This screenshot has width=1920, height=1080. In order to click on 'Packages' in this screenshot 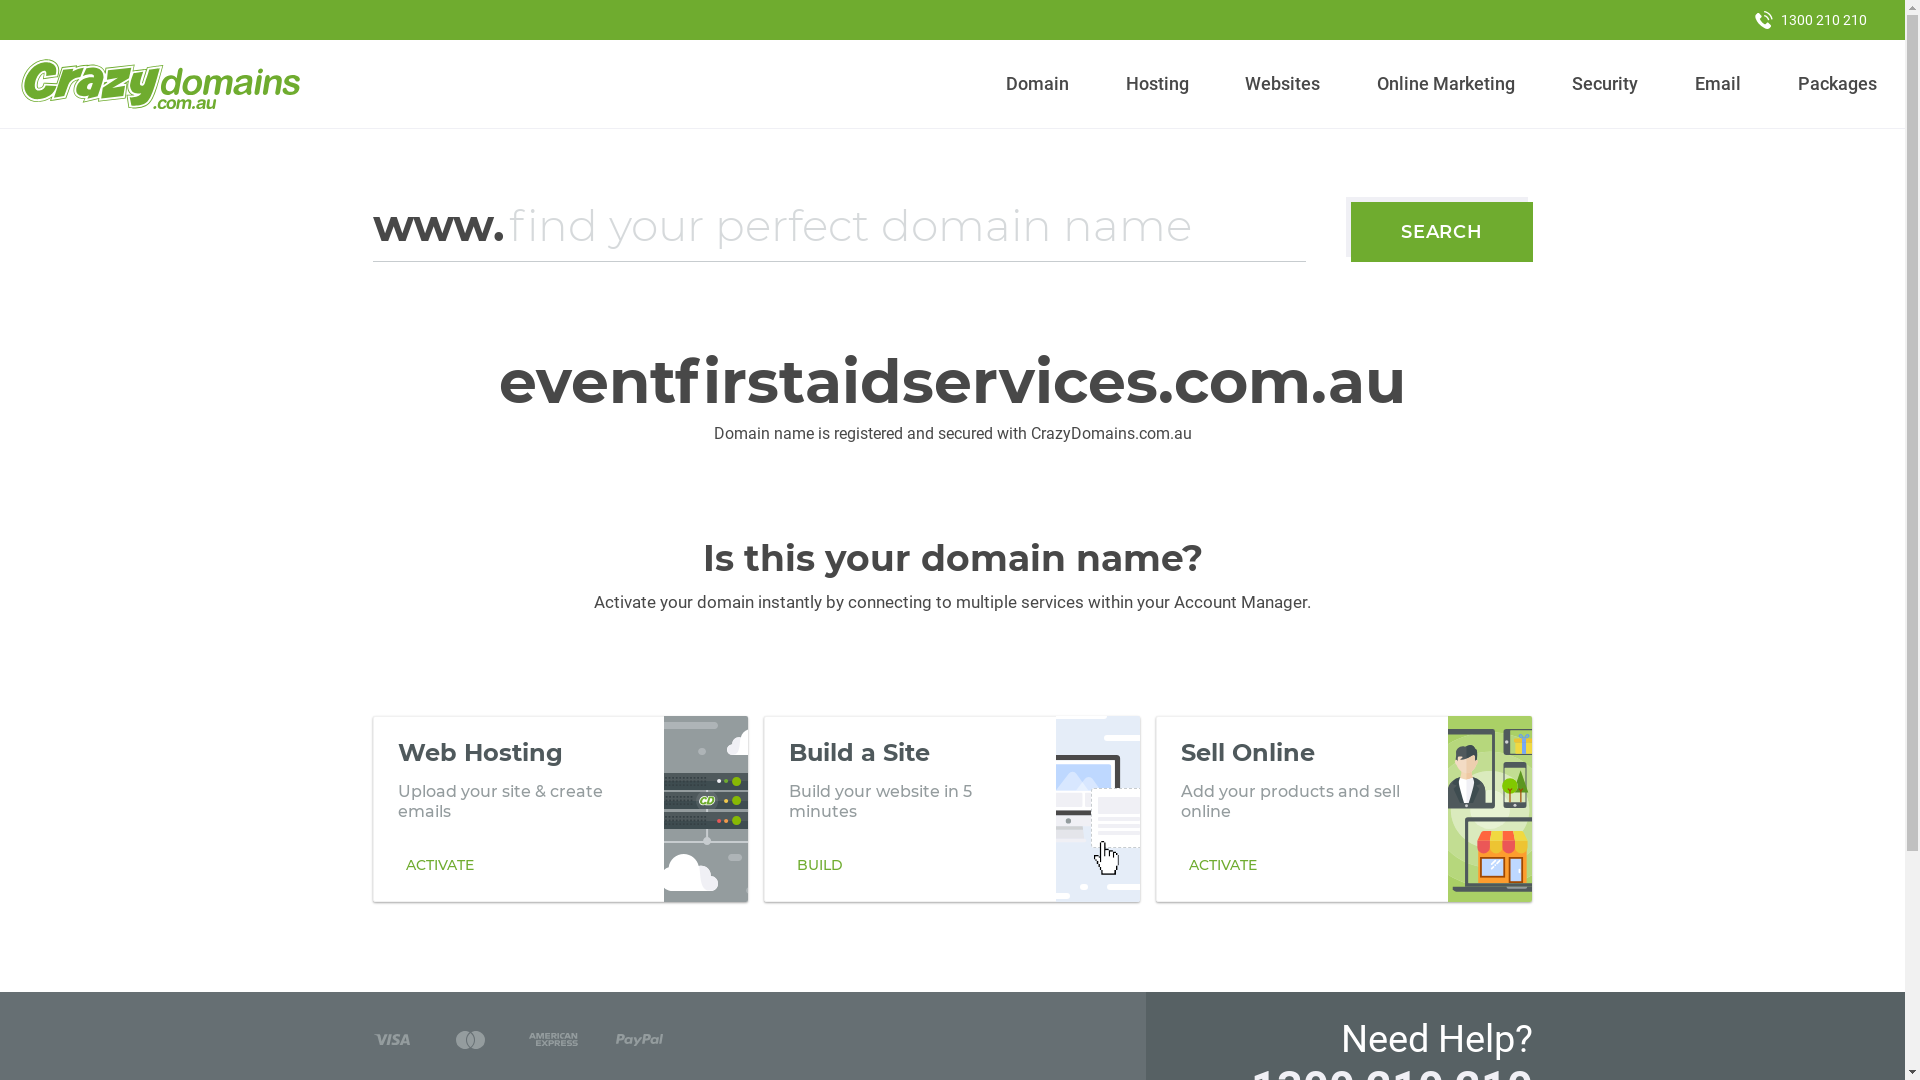, I will do `click(1837, 83)`.